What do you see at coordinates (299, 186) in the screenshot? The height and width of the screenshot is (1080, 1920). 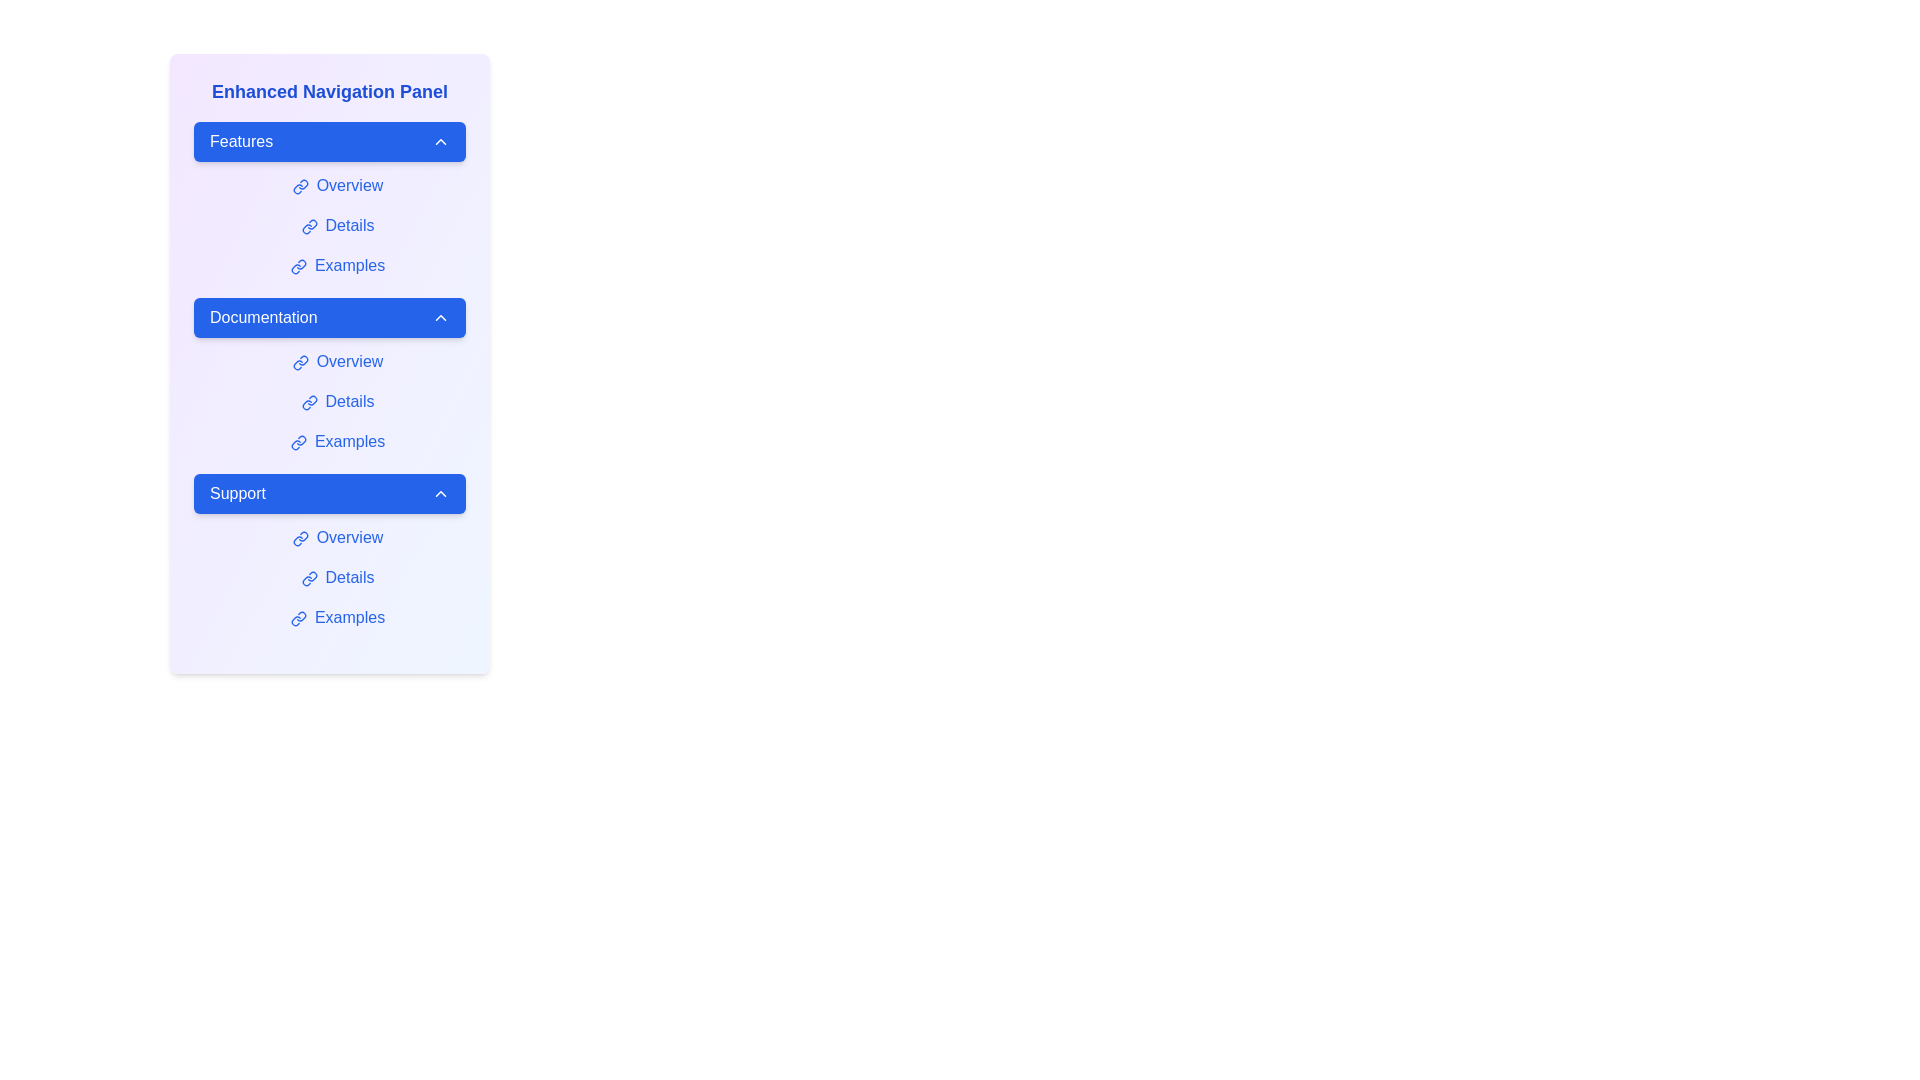 I see `the small blue outlined icon representing a chain link located to the left of the 'Overview' text in the 'Features' section of the navigation panel` at bounding box center [299, 186].